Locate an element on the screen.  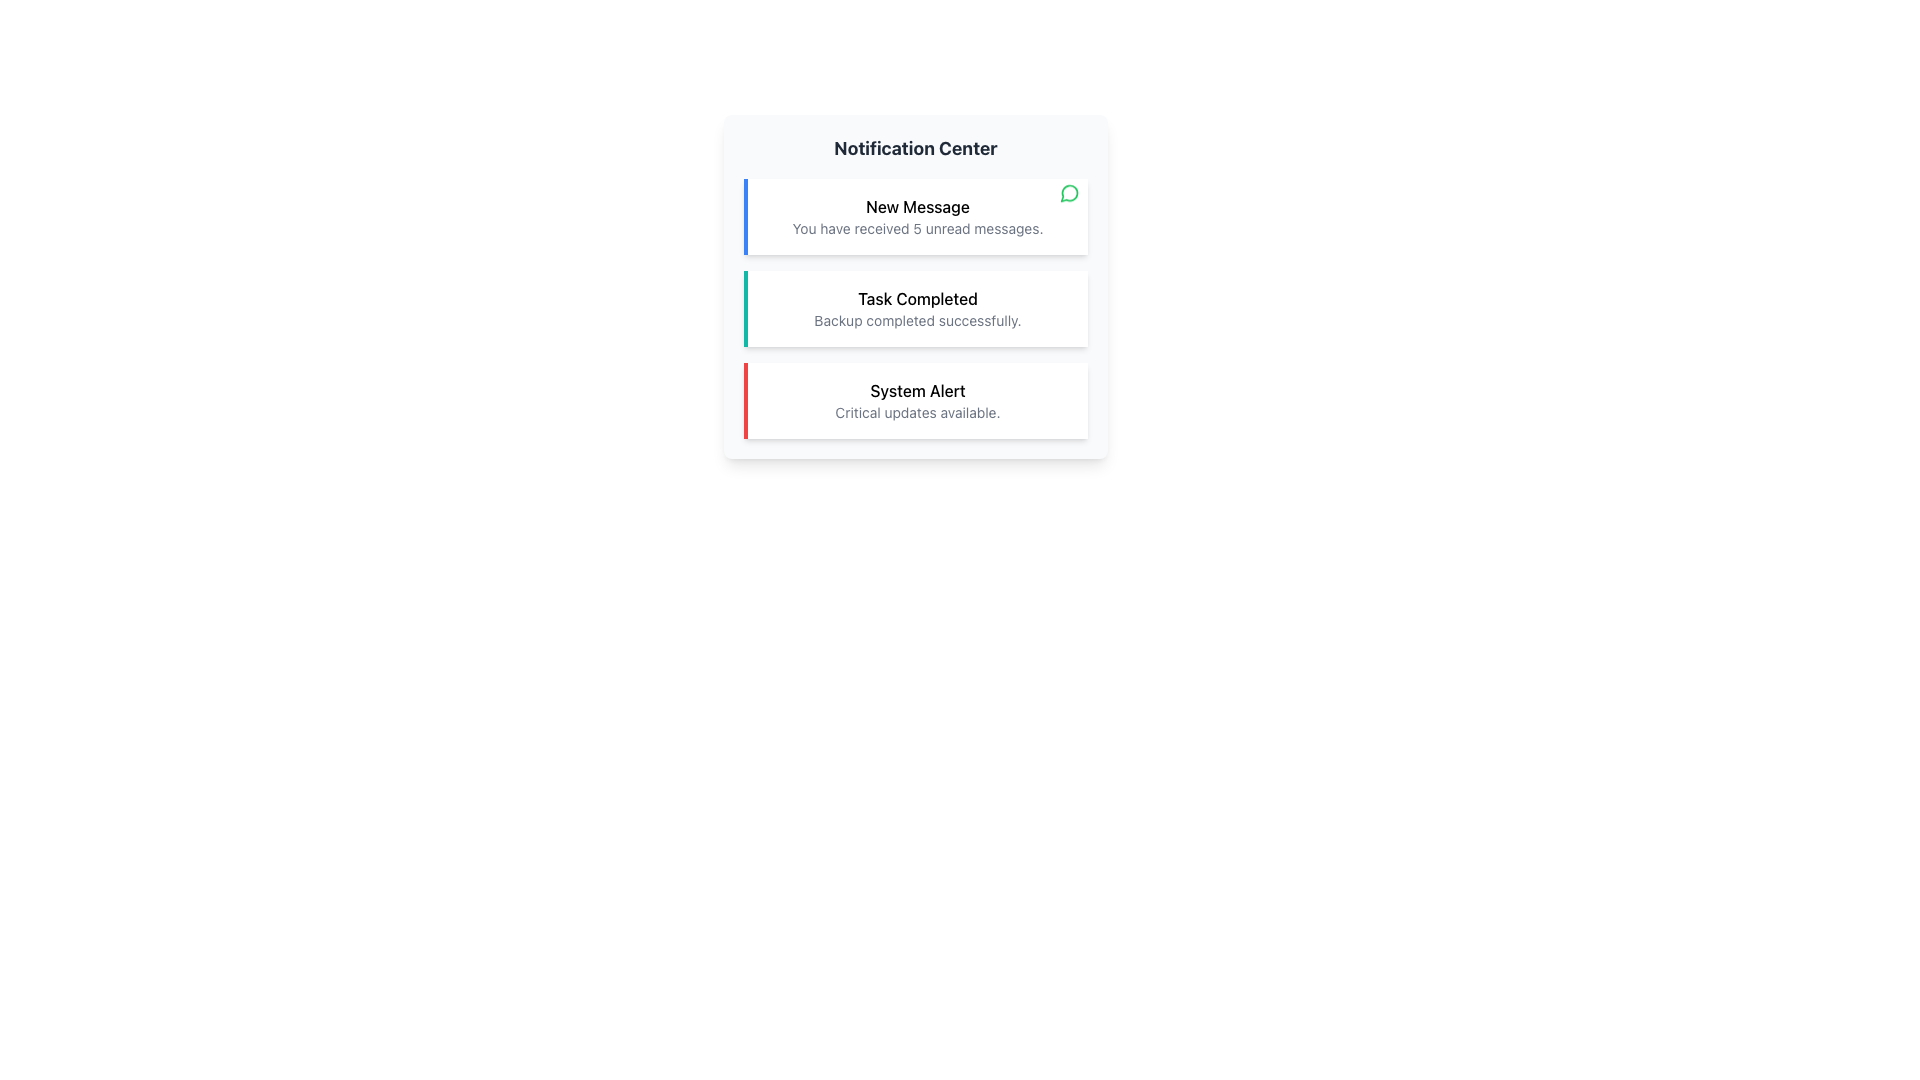
notification message displayed in the Notification Card, which is centrally positioned in the Notification Center, specifically the middle card among three notifications is located at coordinates (915, 308).